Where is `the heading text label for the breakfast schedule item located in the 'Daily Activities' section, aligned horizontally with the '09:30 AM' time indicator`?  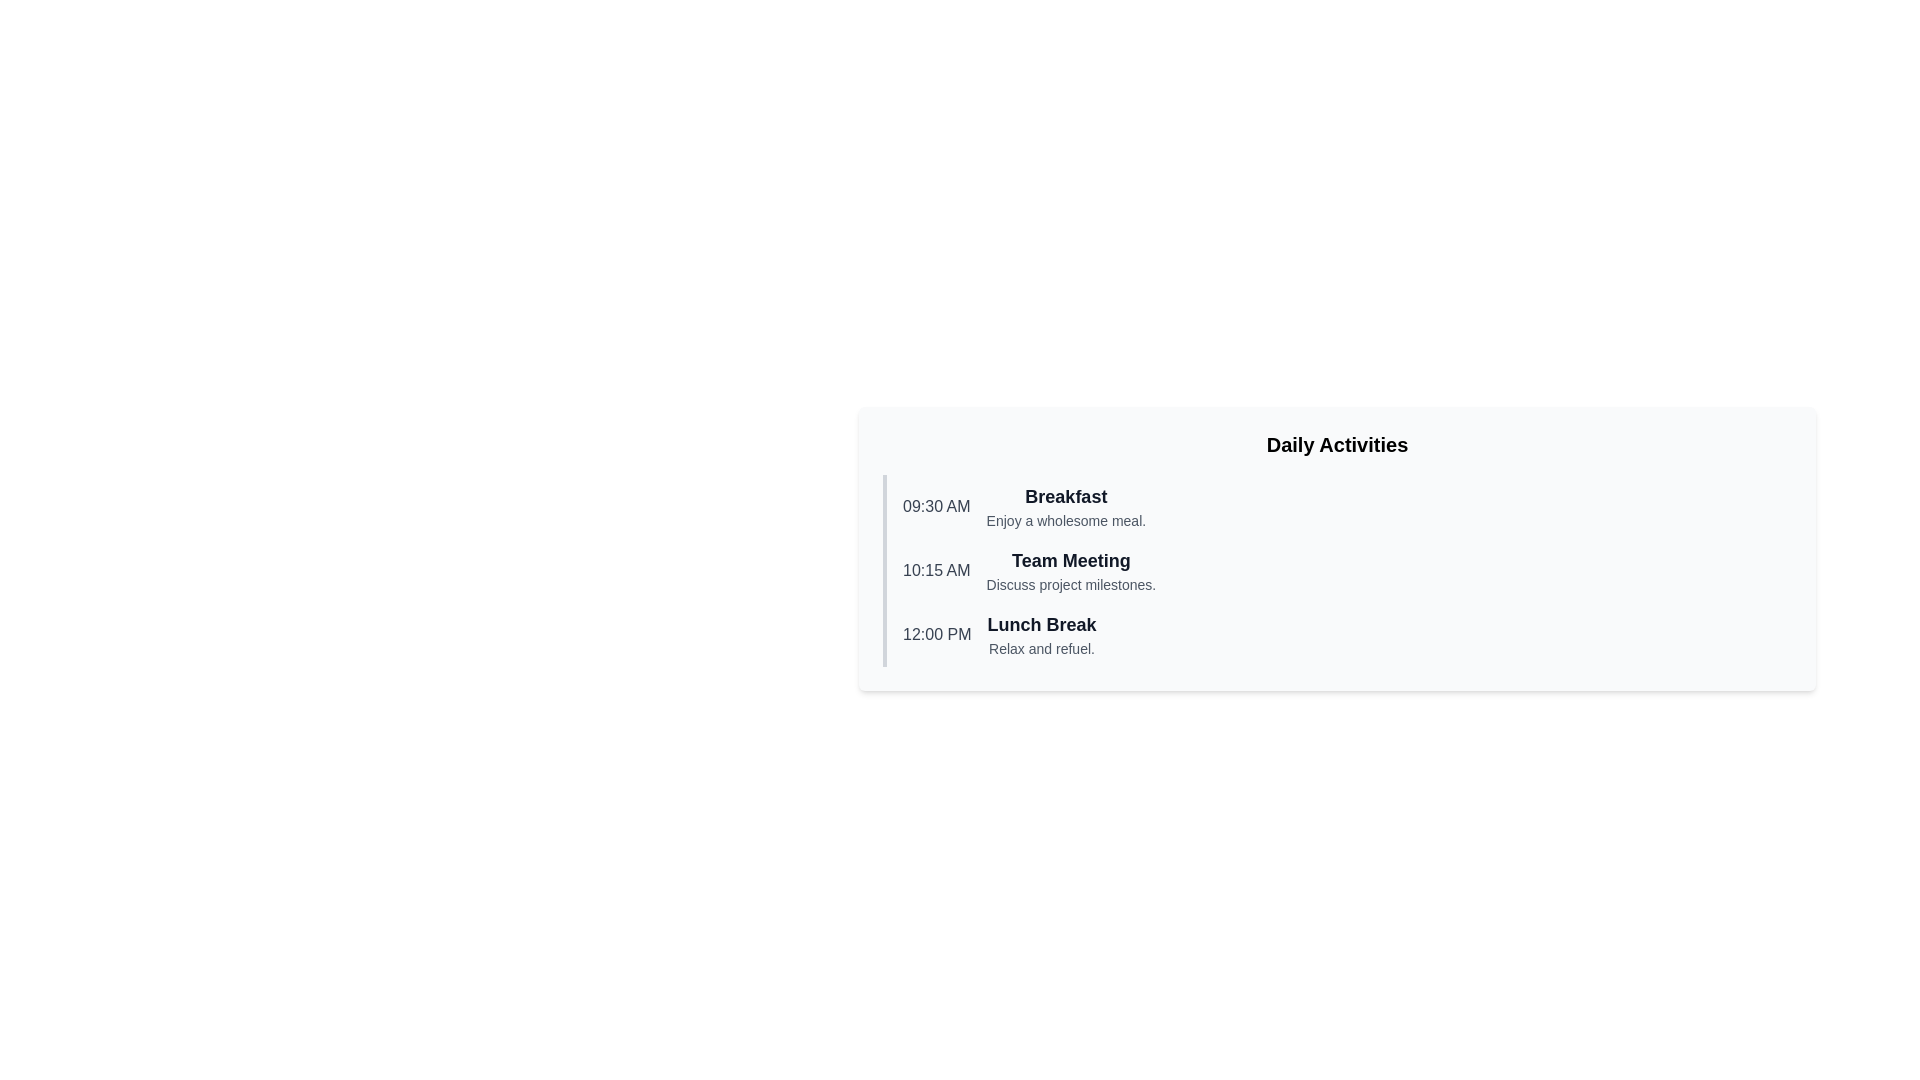 the heading text label for the breakfast schedule item located in the 'Daily Activities' section, aligned horizontally with the '09:30 AM' time indicator is located at coordinates (1064, 496).